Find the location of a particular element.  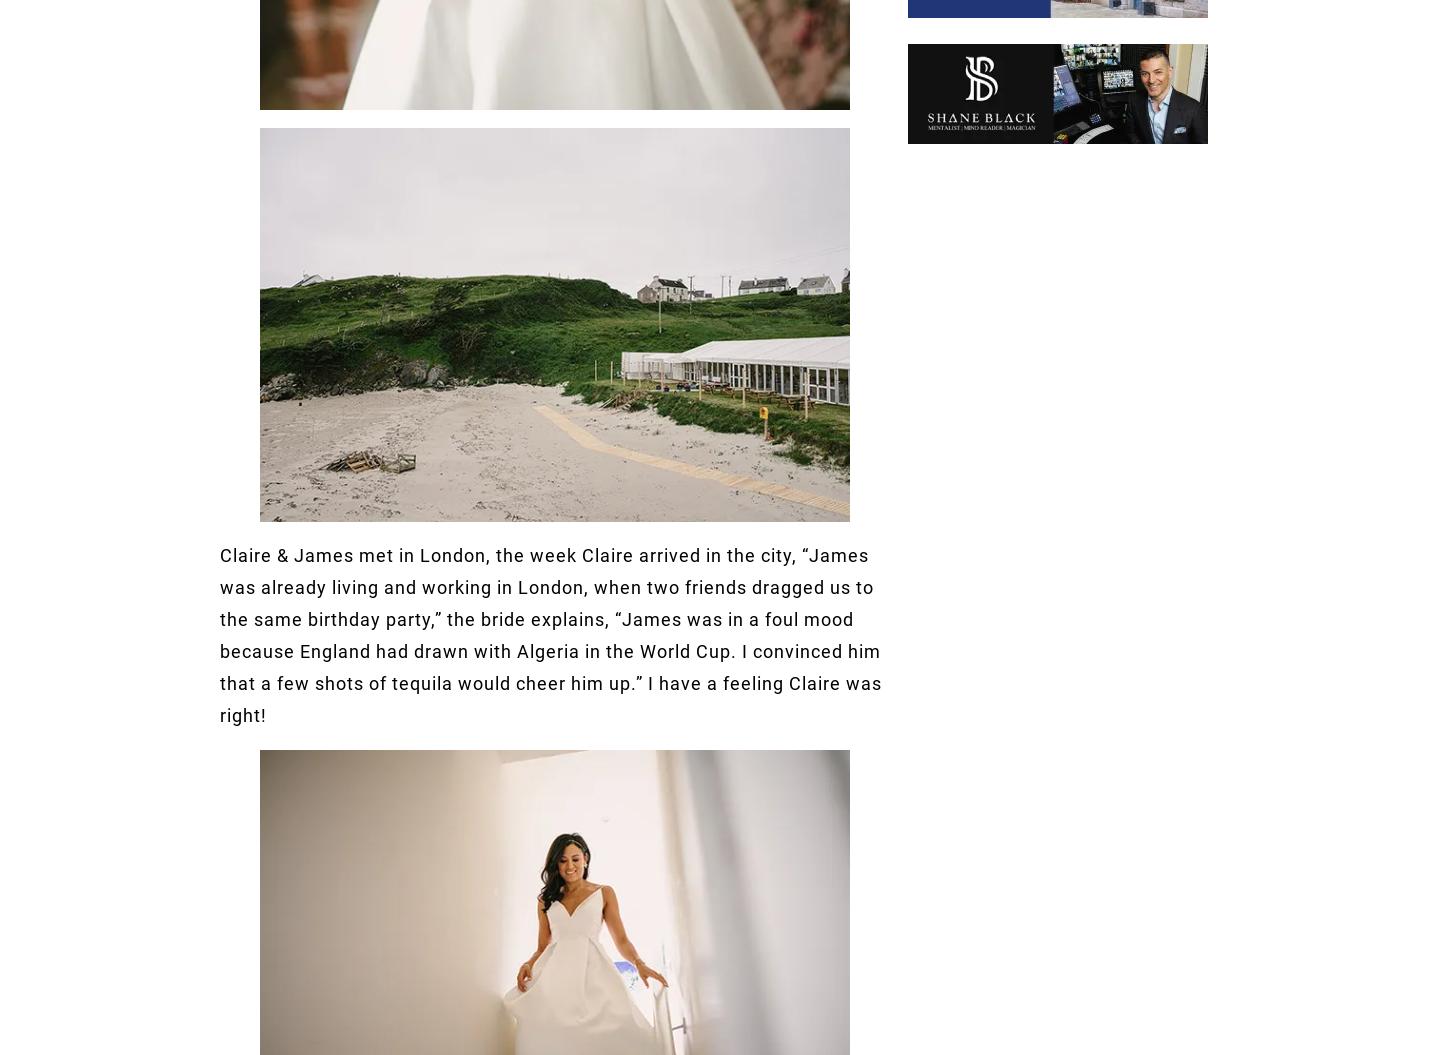

'hello@onefabday.com' is located at coordinates (995, 496).